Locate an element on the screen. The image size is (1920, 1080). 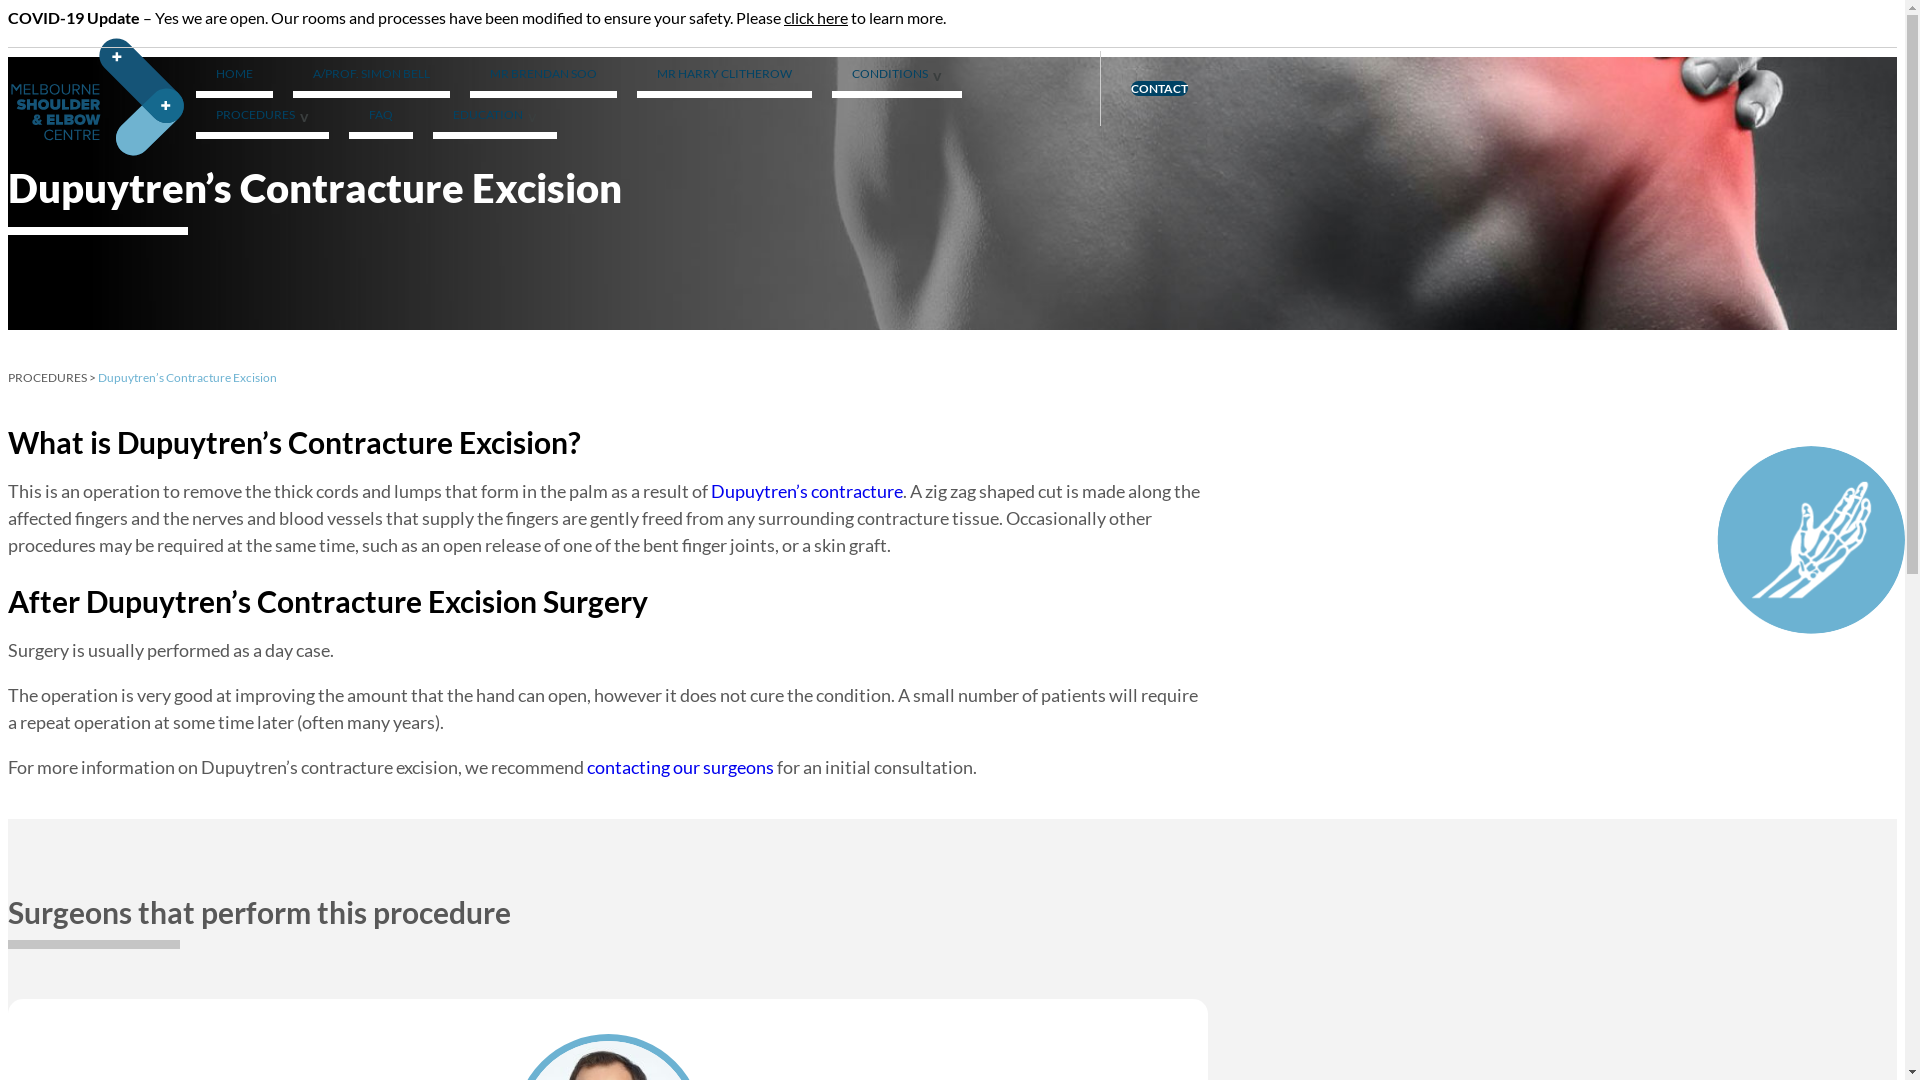
'CONTACT' is located at coordinates (1159, 87).